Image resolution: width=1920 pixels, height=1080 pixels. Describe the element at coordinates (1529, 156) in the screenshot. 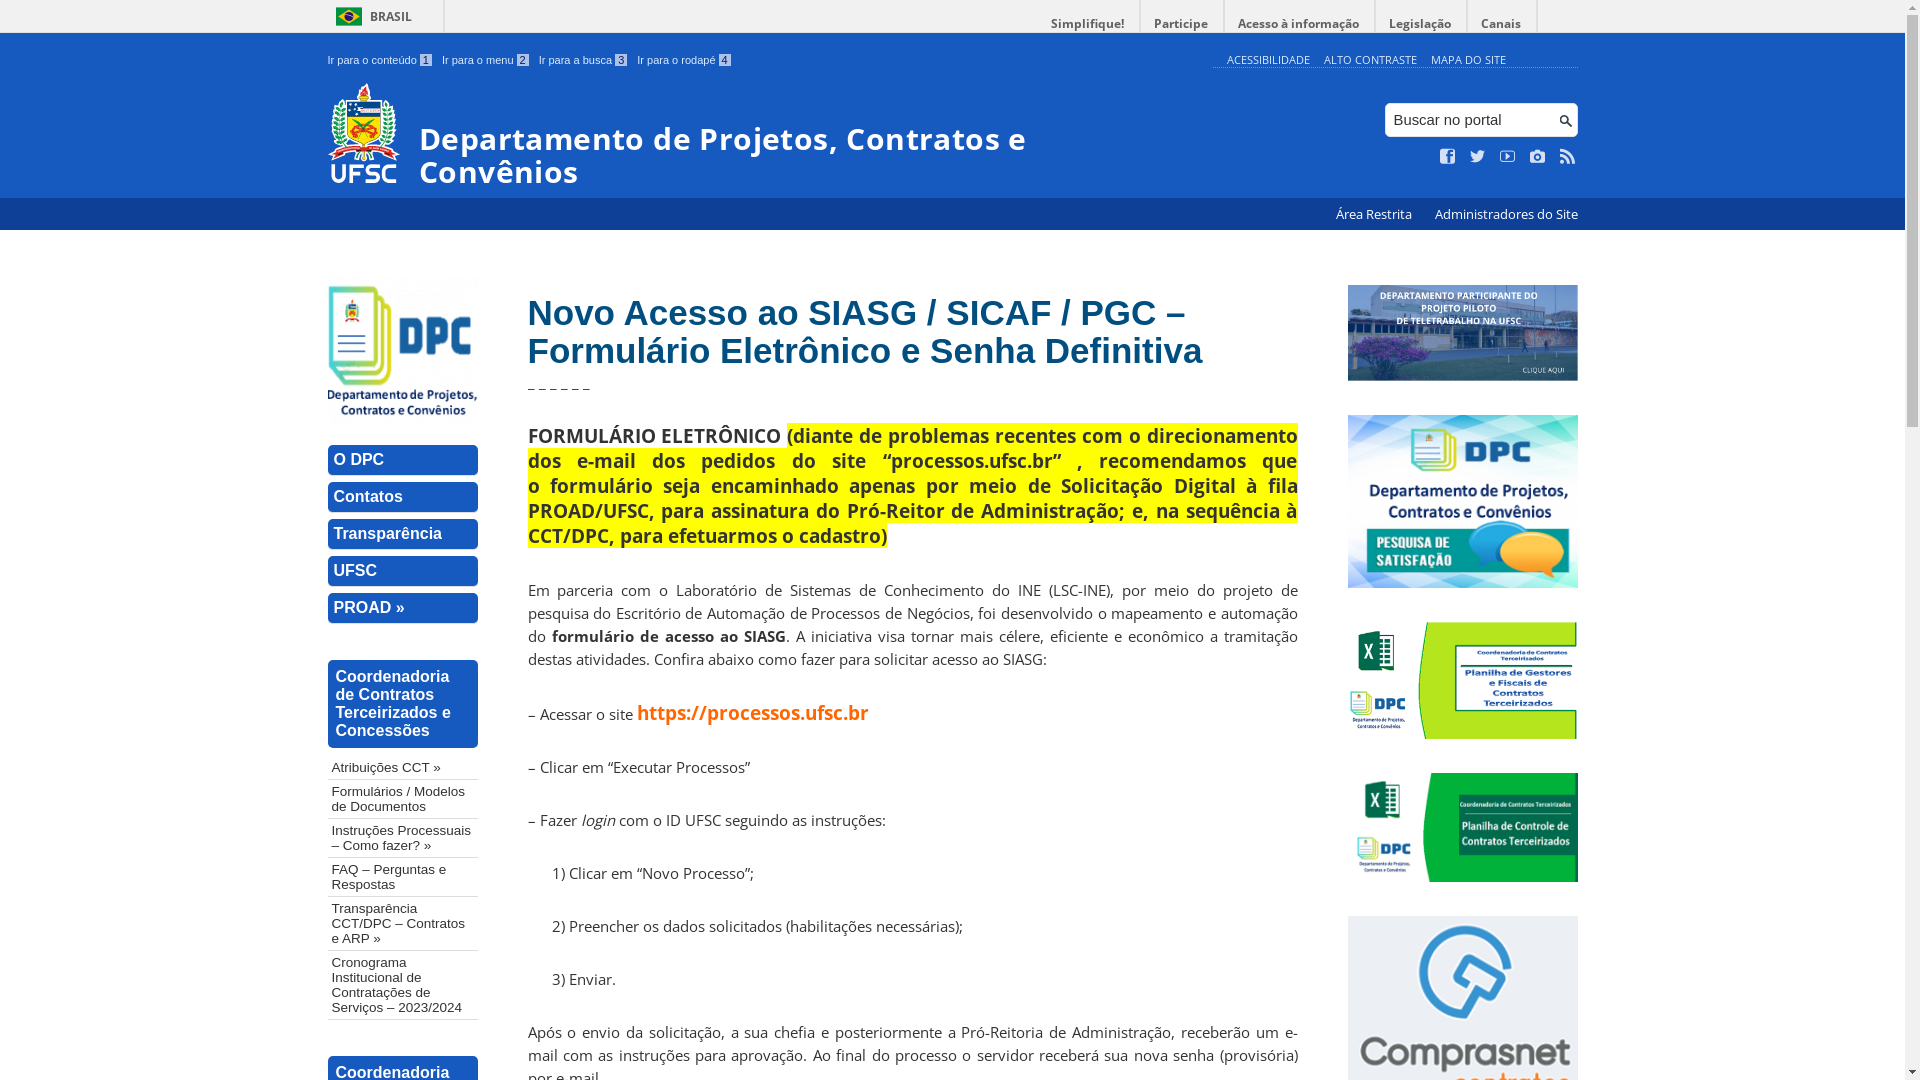

I see `'Veja no Instagram'` at that location.